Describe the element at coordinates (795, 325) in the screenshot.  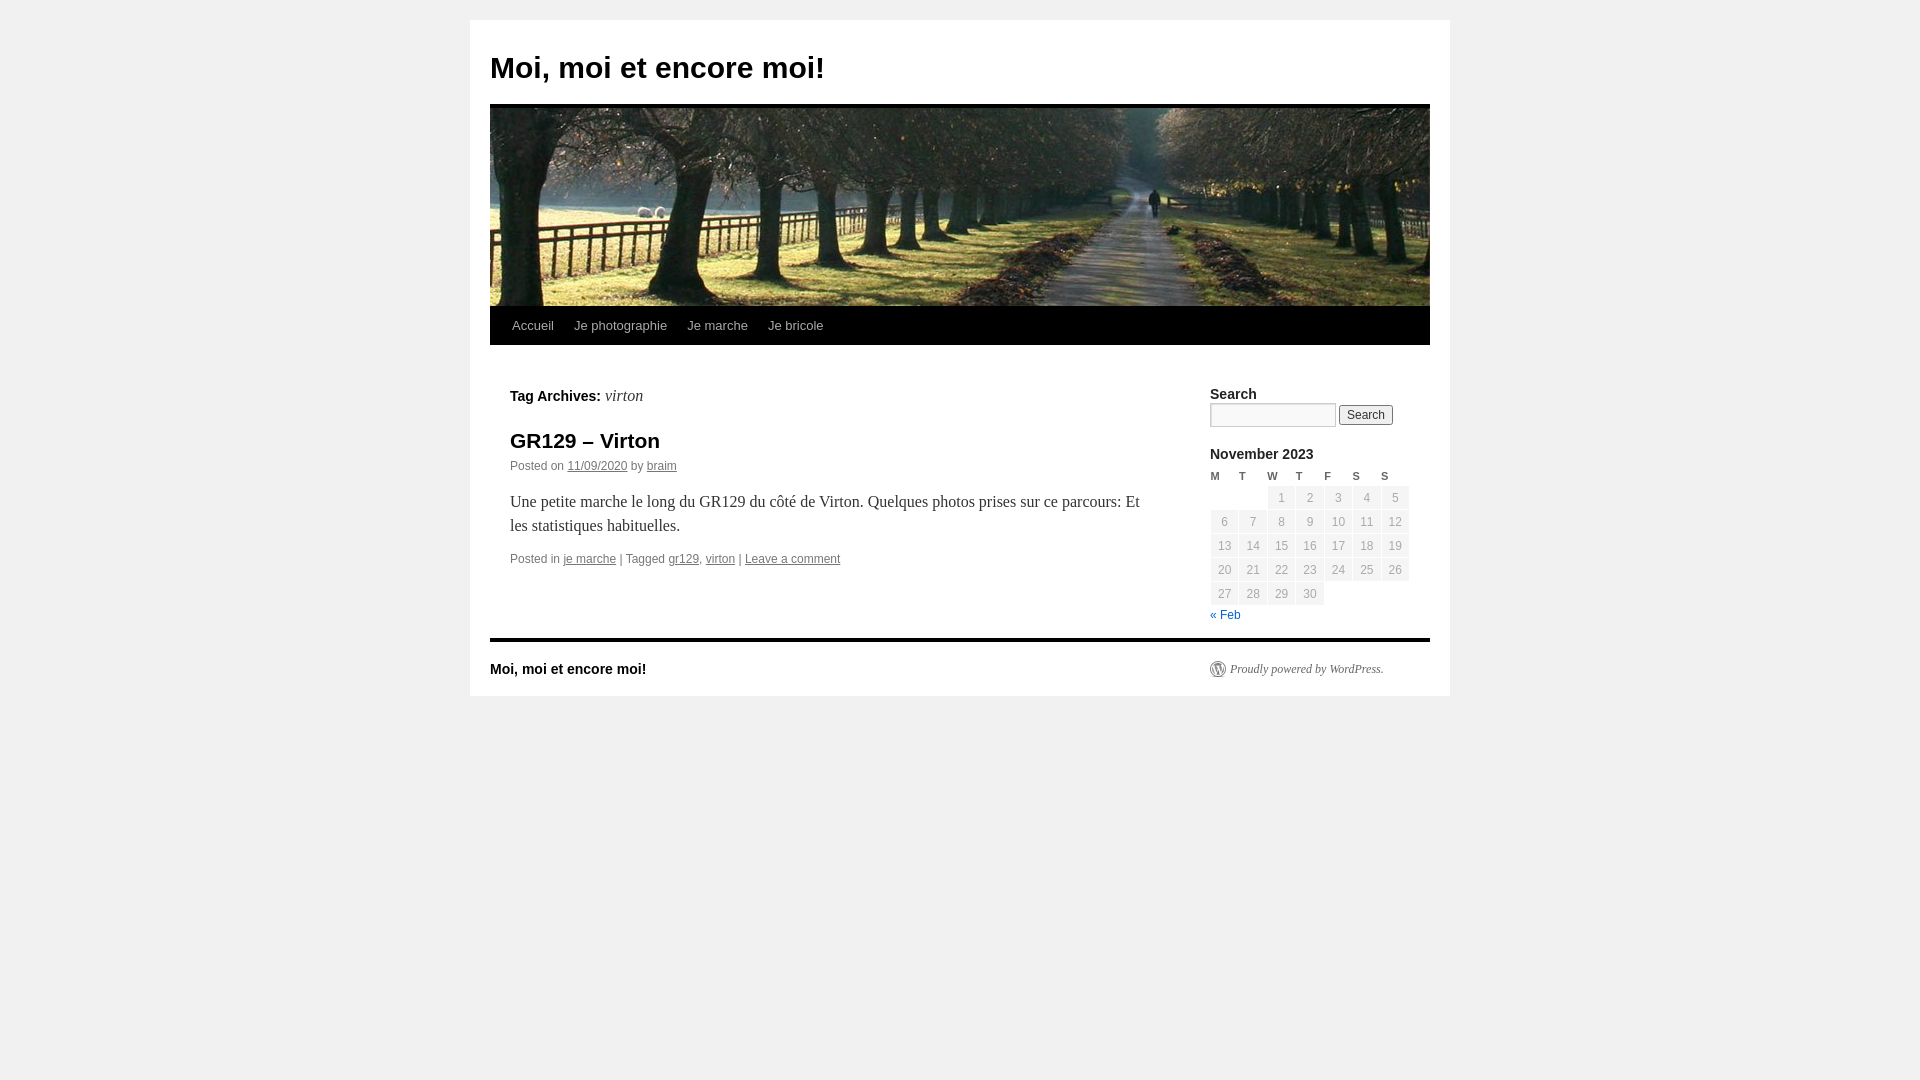
I see `'Je bricole'` at that location.